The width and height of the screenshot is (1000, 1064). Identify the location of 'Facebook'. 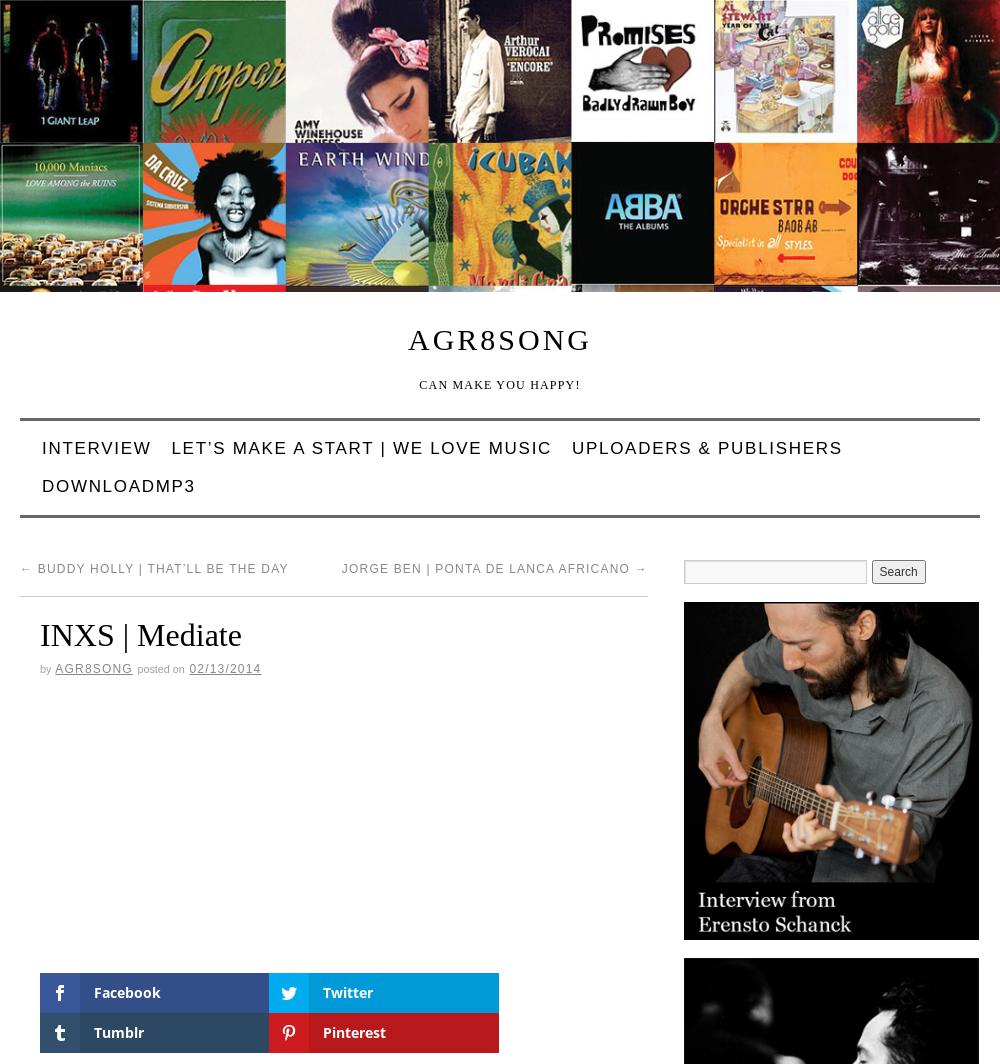
(127, 991).